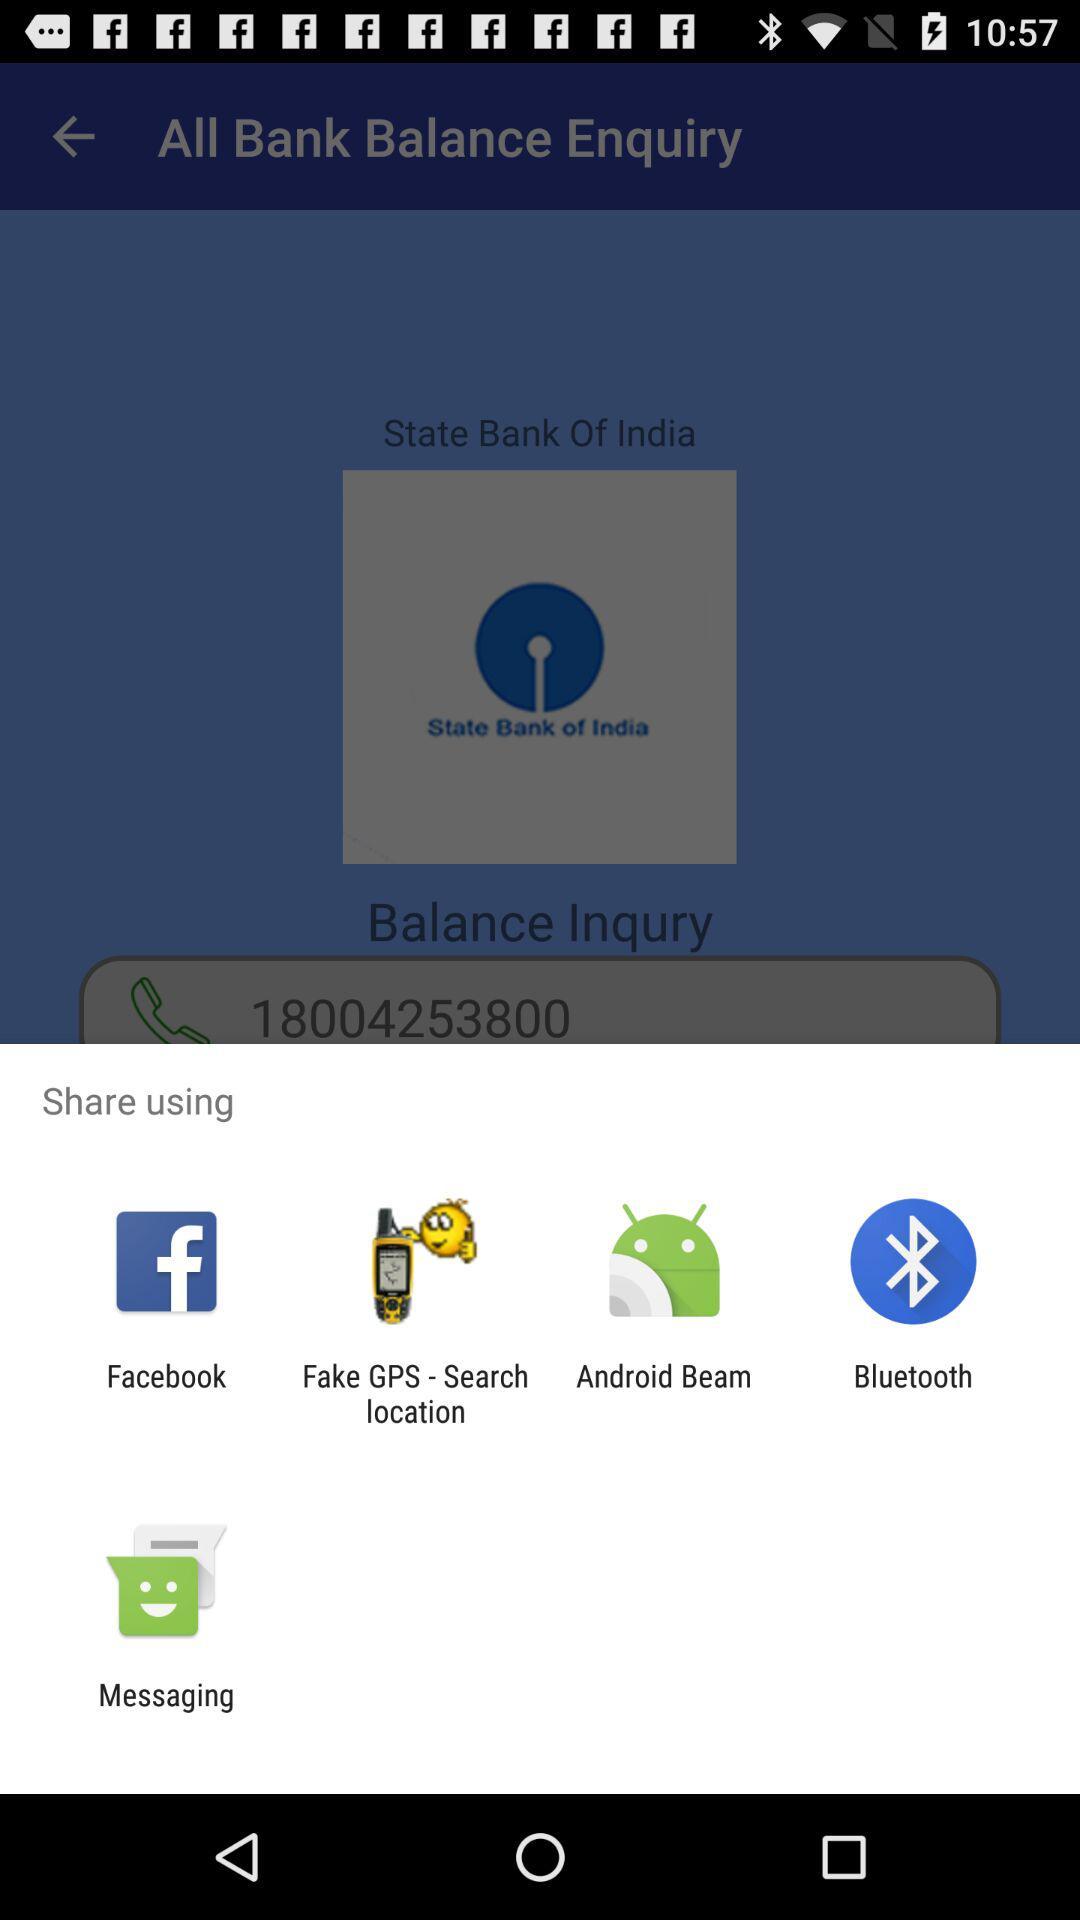  I want to click on the app to the right of facebook, so click(414, 1392).